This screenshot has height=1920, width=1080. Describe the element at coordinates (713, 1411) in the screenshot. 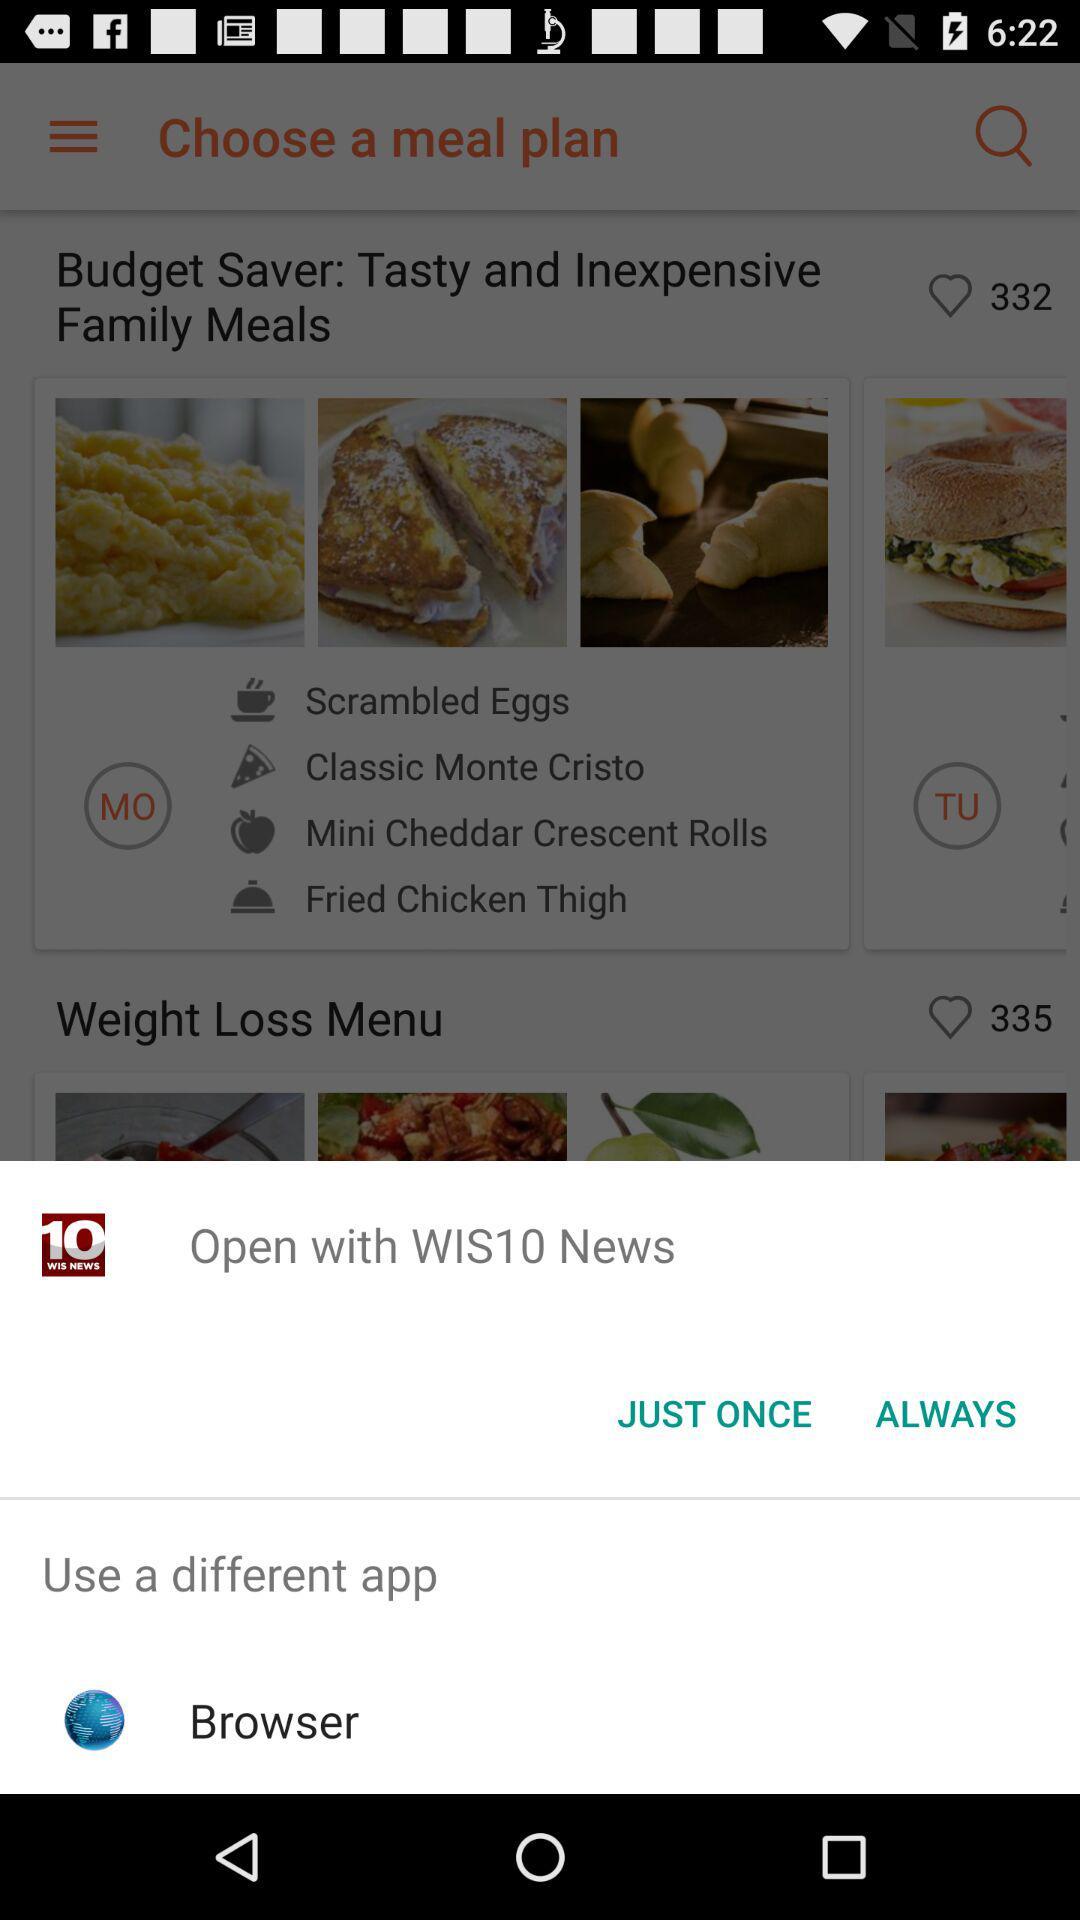

I see `the just once item` at that location.